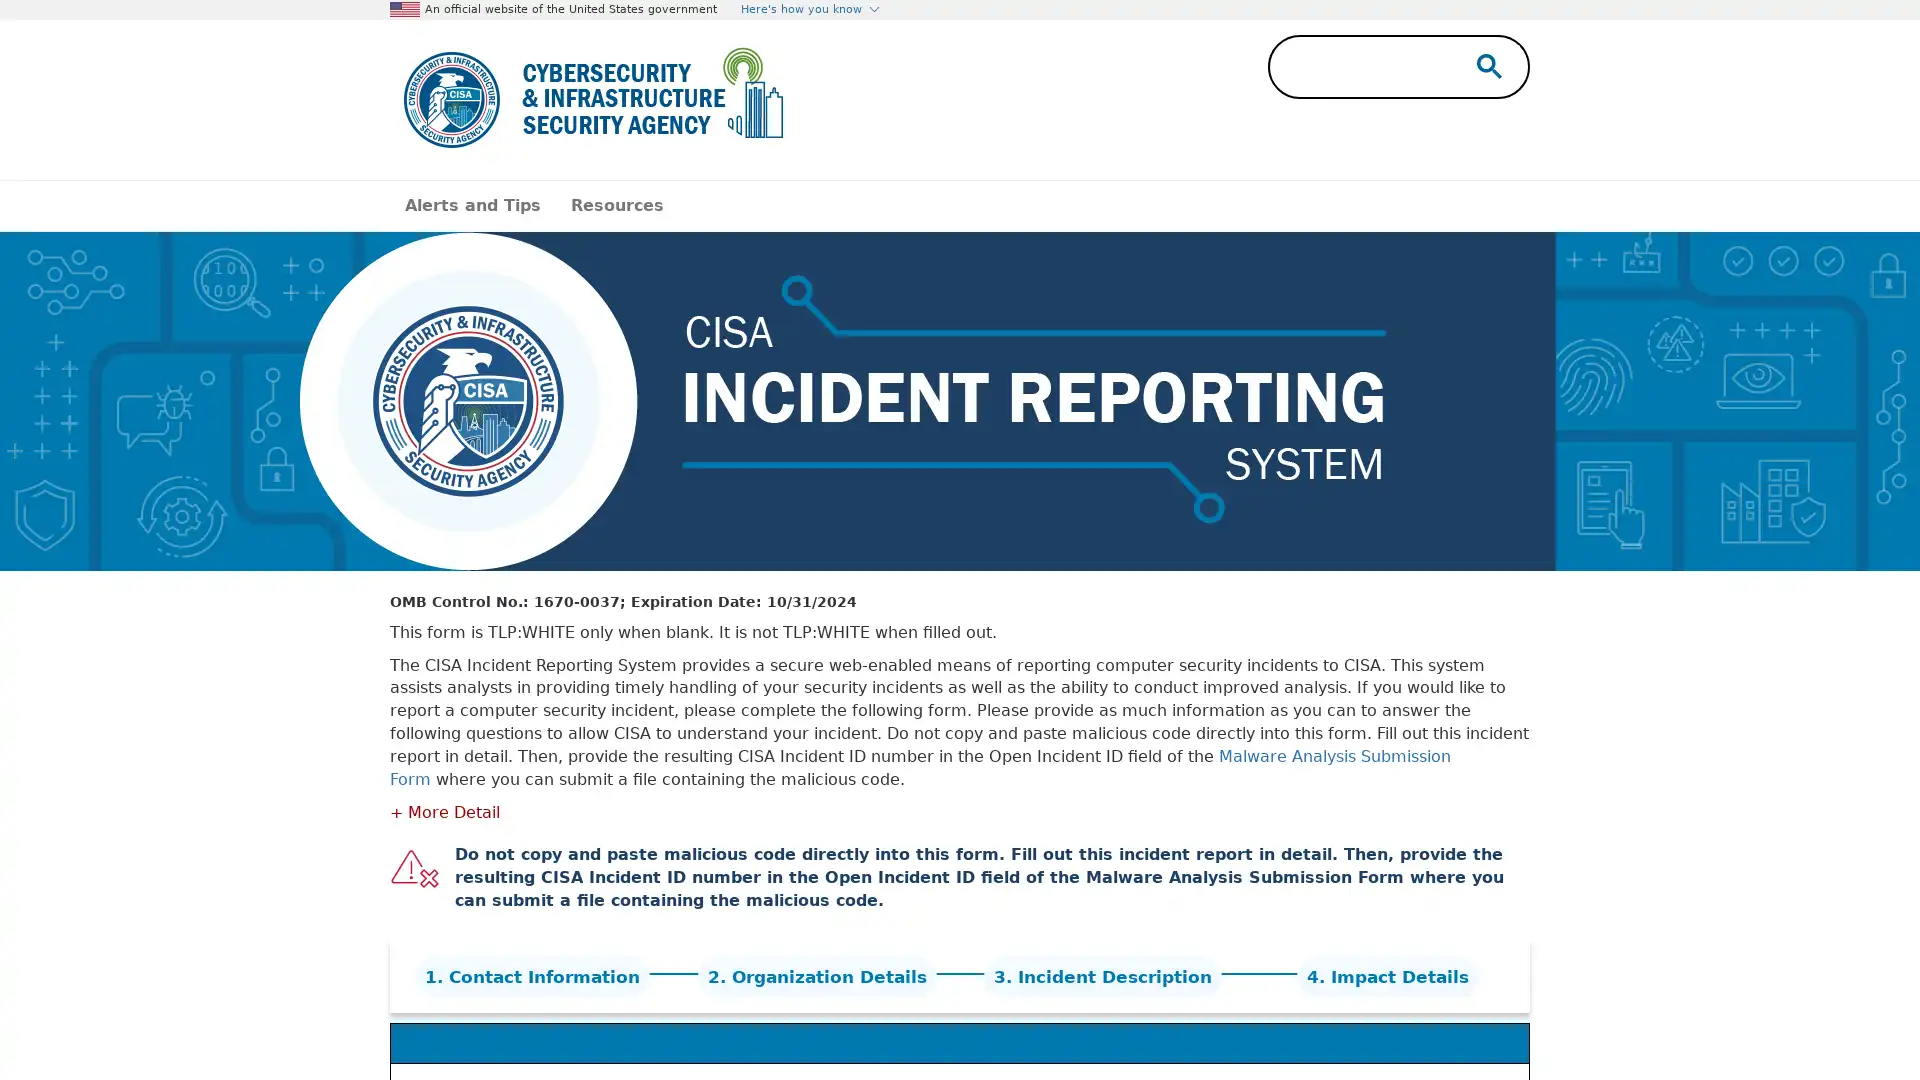 The width and height of the screenshot is (1920, 1080). What do you see at coordinates (1484, 64) in the screenshot?
I see `search` at bounding box center [1484, 64].